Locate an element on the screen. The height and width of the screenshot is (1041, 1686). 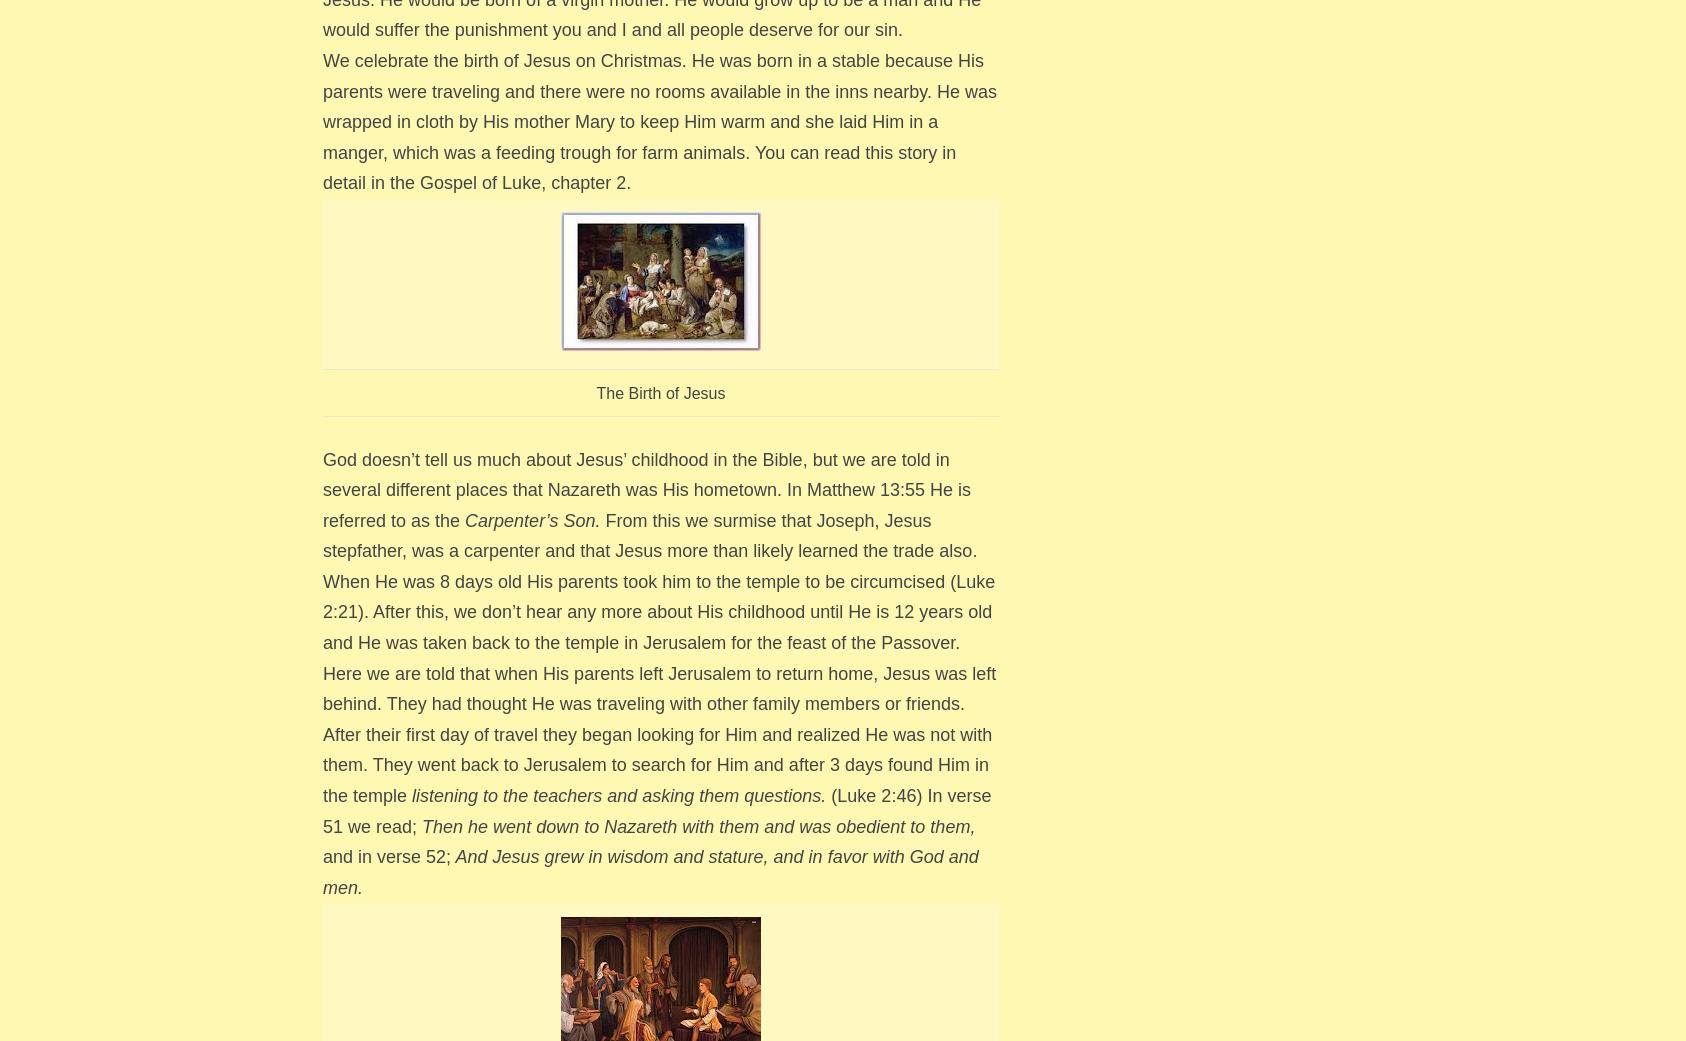
'We celebrate the birth of Jesus on Christmas. He was born in a stable because His parents were traveling and there were no rooms available in the inns nearby. He was wrapped in cloth by His mother Mary to keep Him warm and she laid Him in a manger, which was a feeding trough for farm animals. You can read this story in detail in the Gospel of Luke, chapter 2.' is located at coordinates (659, 121).